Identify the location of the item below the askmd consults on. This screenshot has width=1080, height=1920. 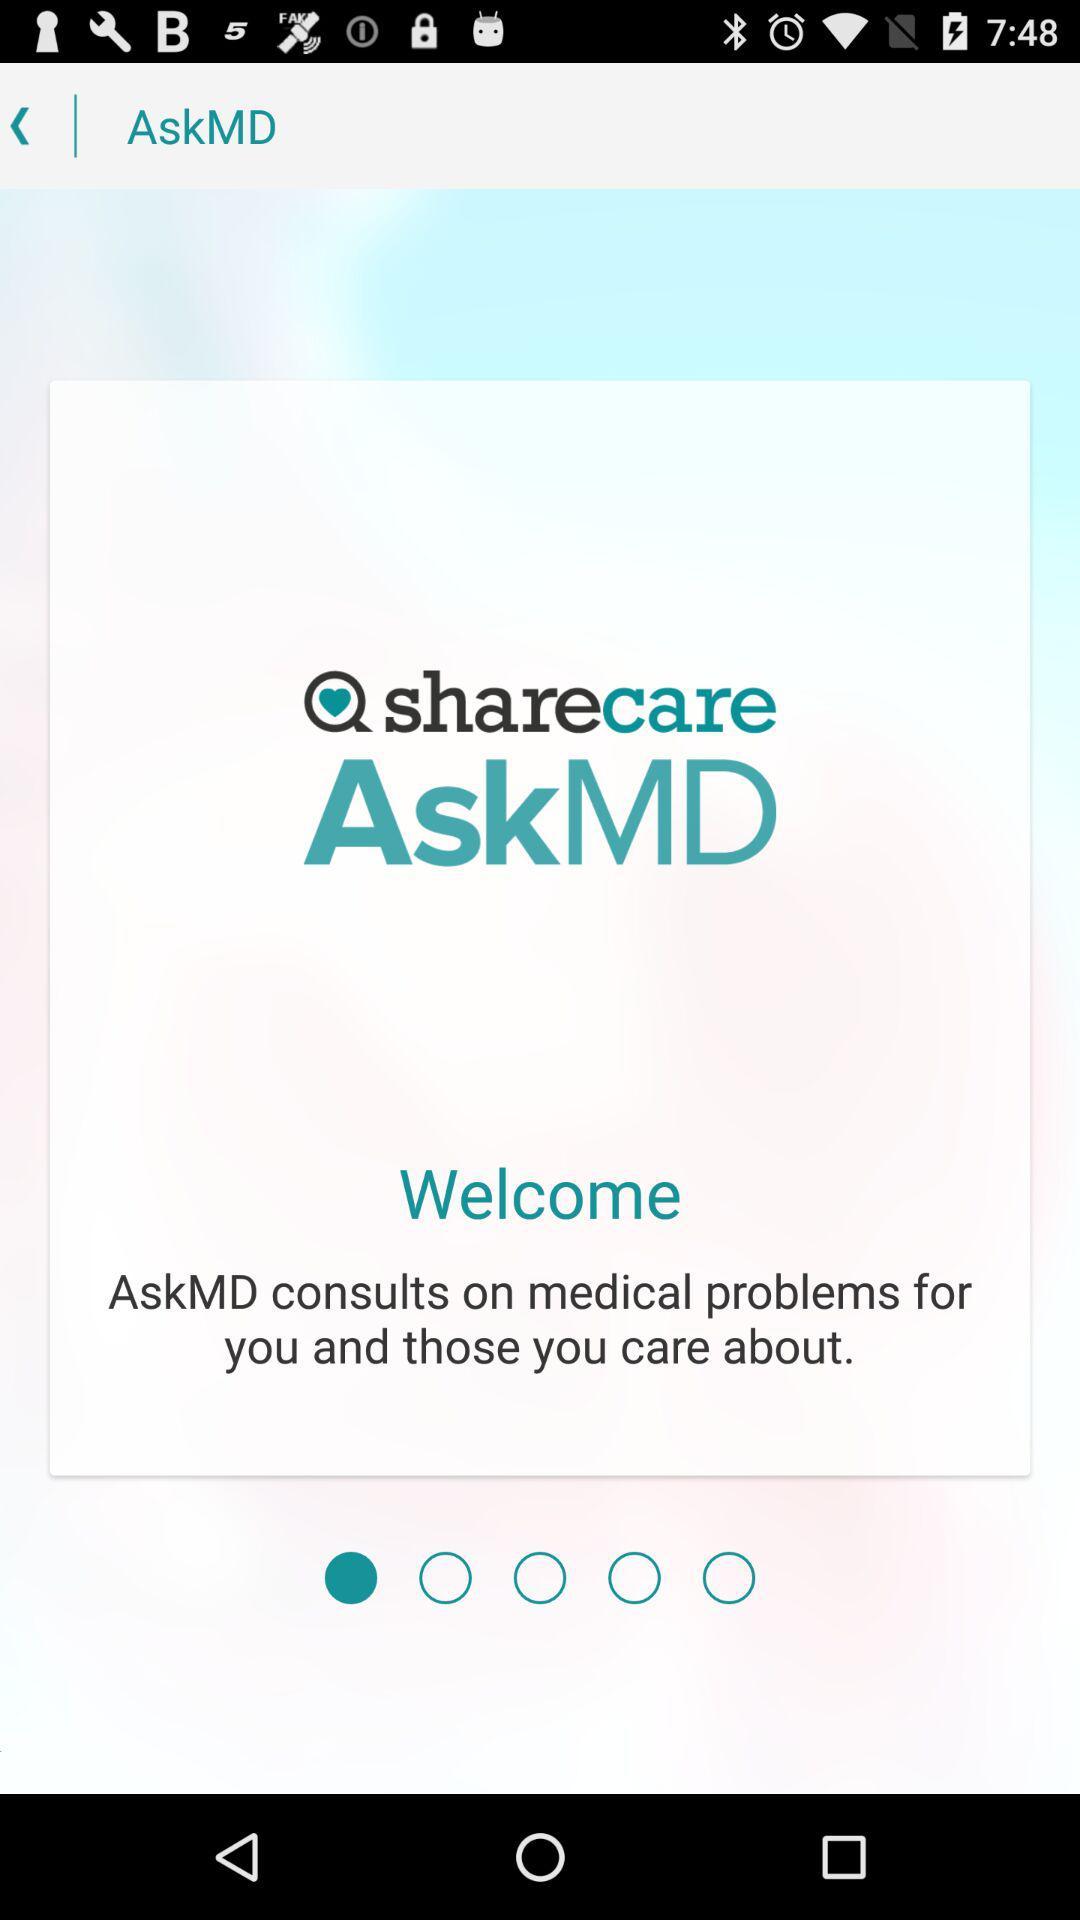
(350, 1577).